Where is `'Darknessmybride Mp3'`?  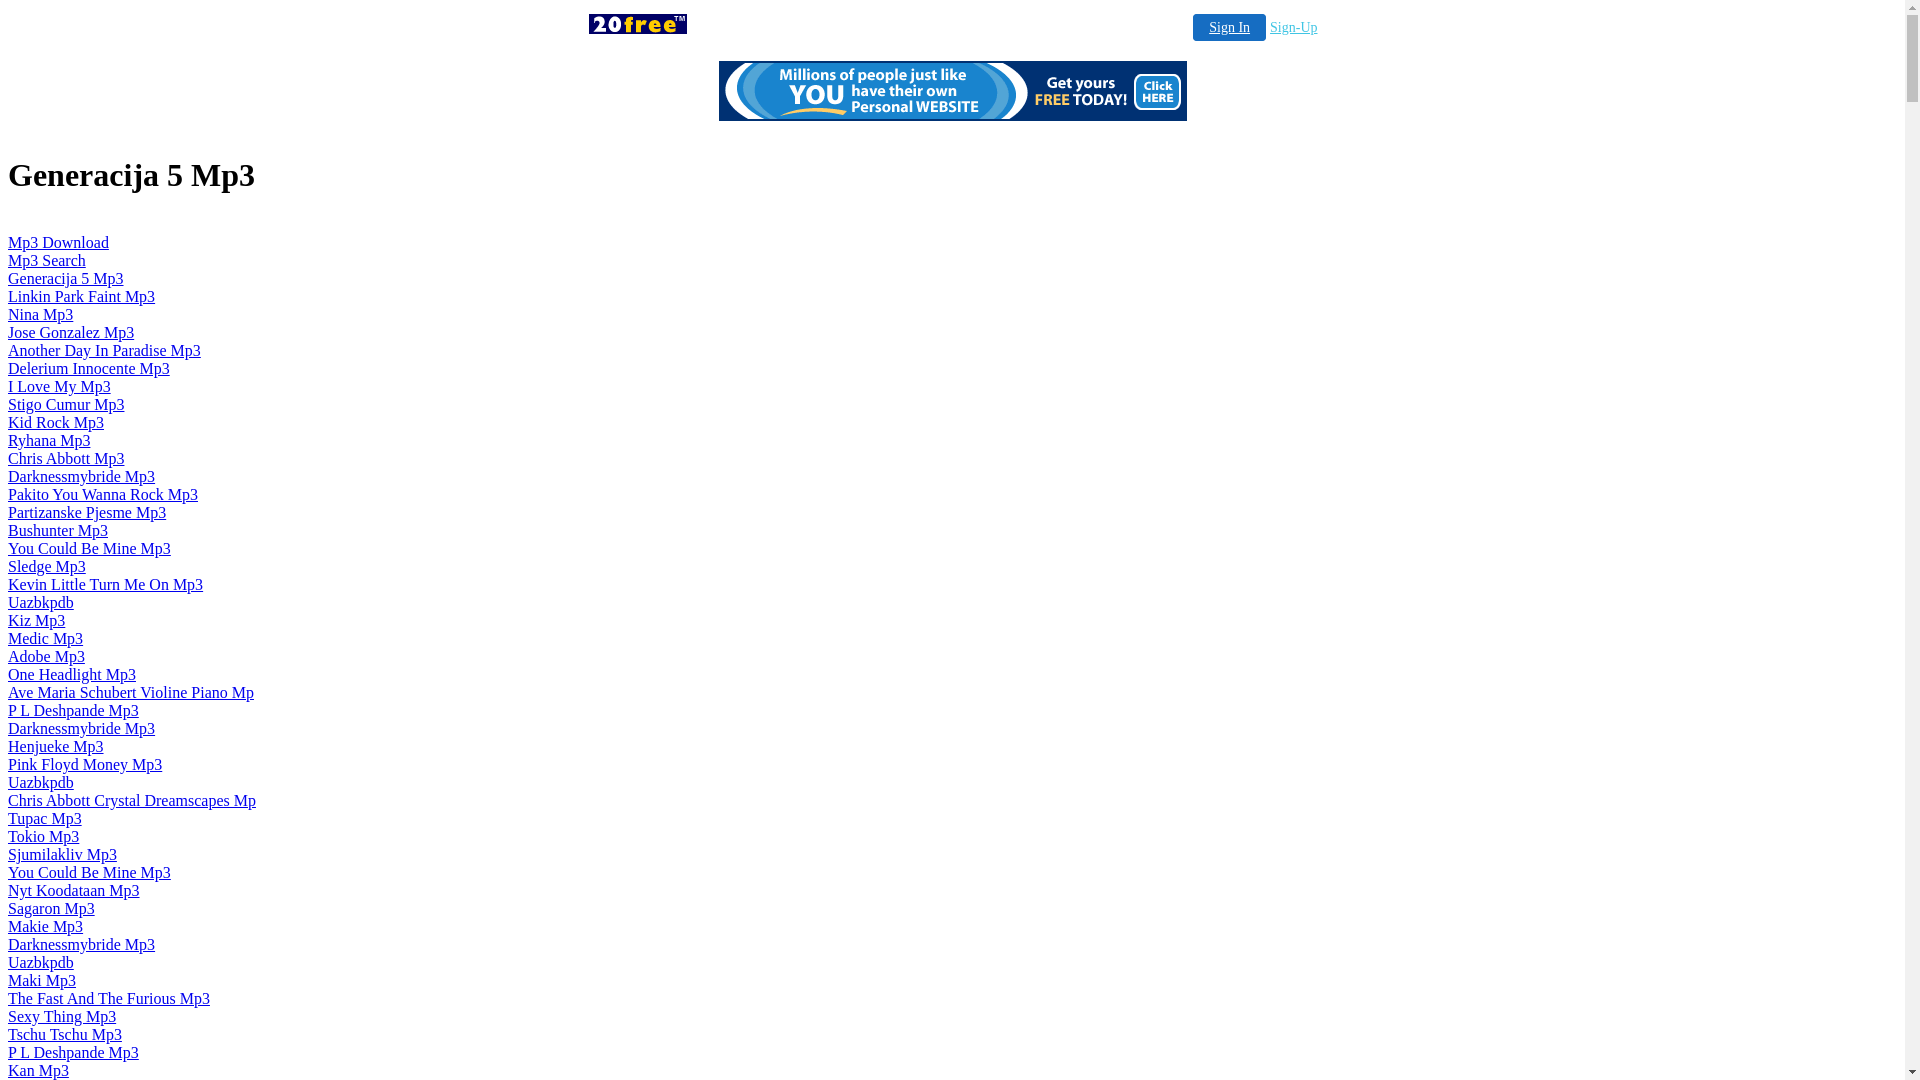 'Darknessmybride Mp3' is located at coordinates (80, 944).